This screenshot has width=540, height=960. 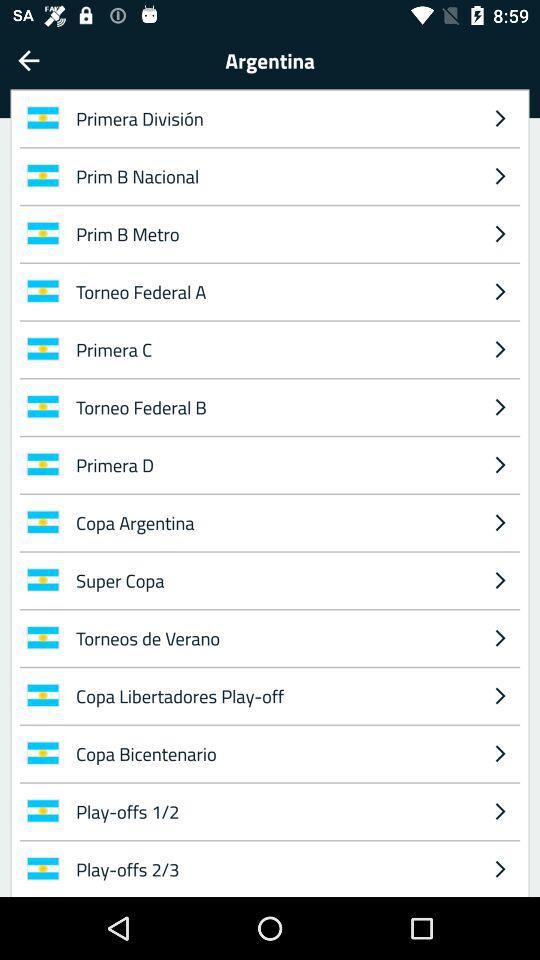 I want to click on the icon next to torneo federal b, so click(x=499, y=464).